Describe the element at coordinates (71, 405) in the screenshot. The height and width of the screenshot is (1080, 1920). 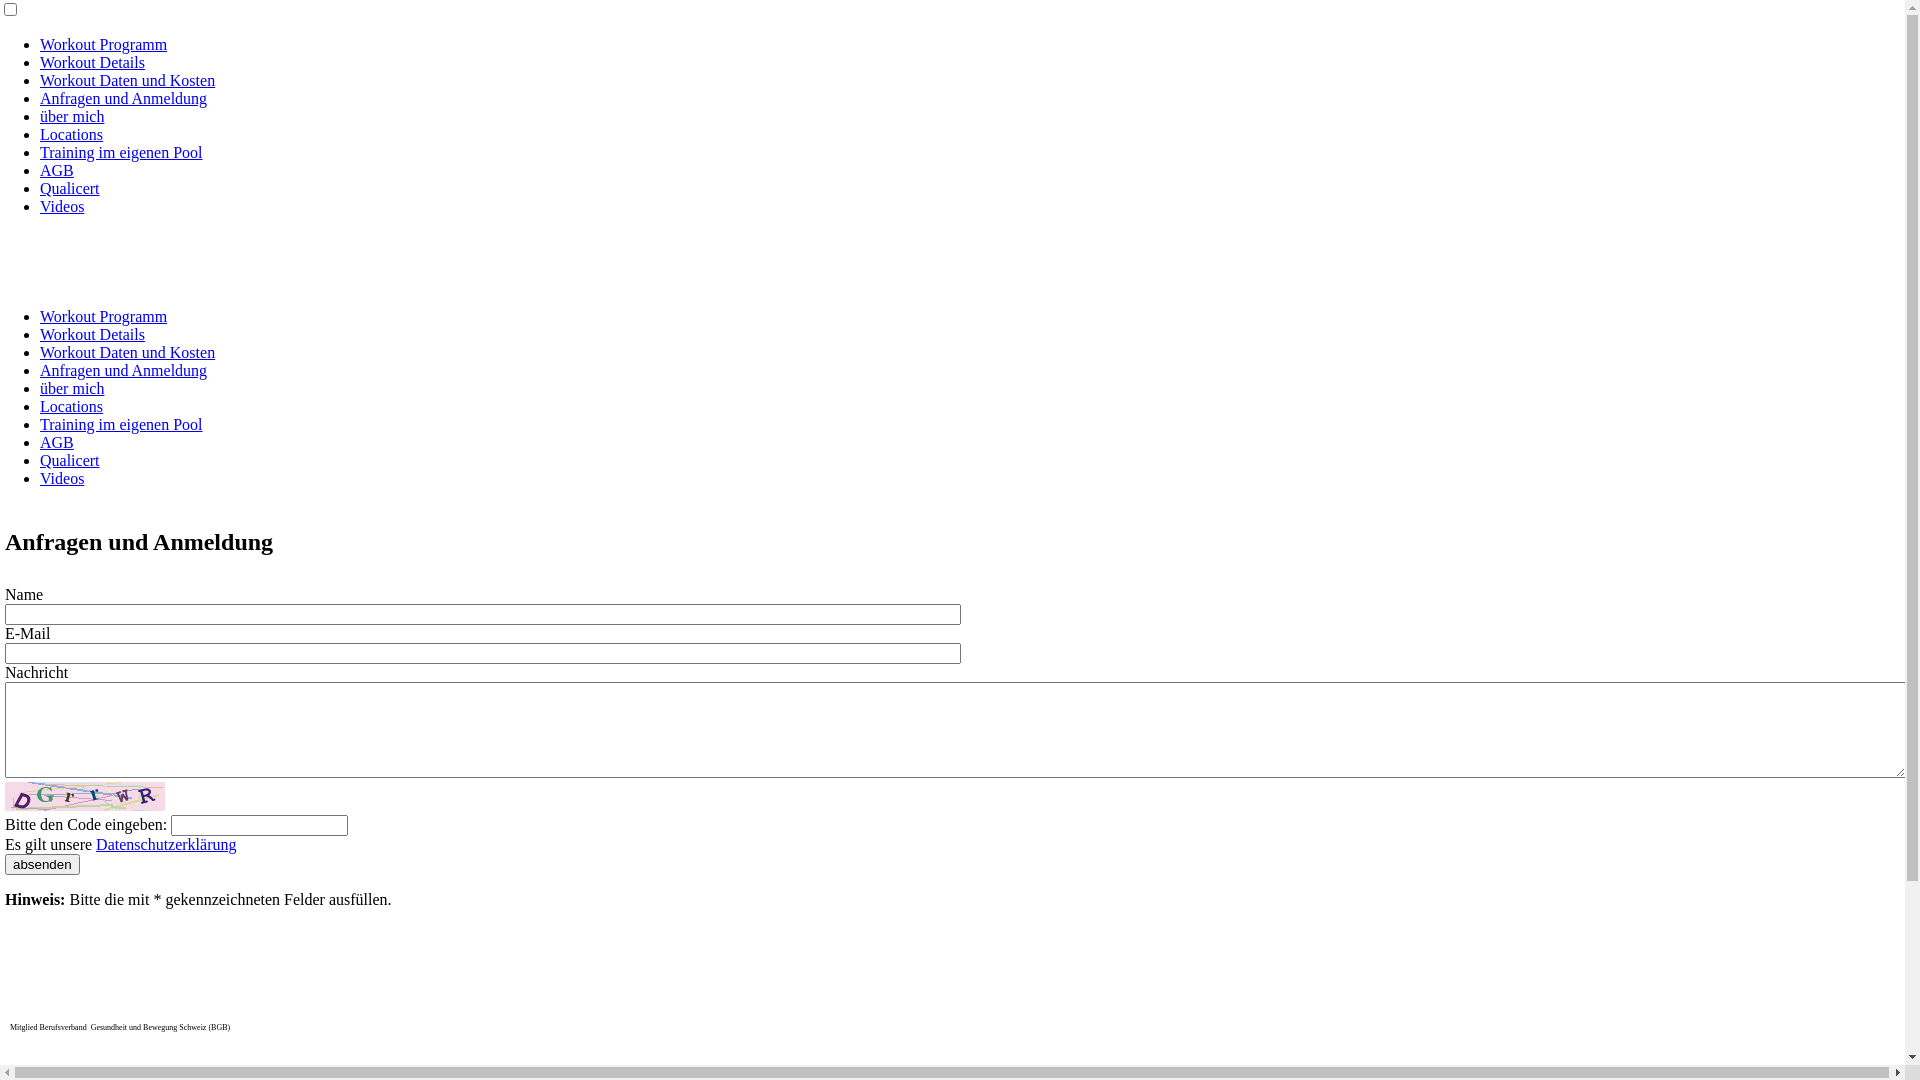
I see `'Locations'` at that location.